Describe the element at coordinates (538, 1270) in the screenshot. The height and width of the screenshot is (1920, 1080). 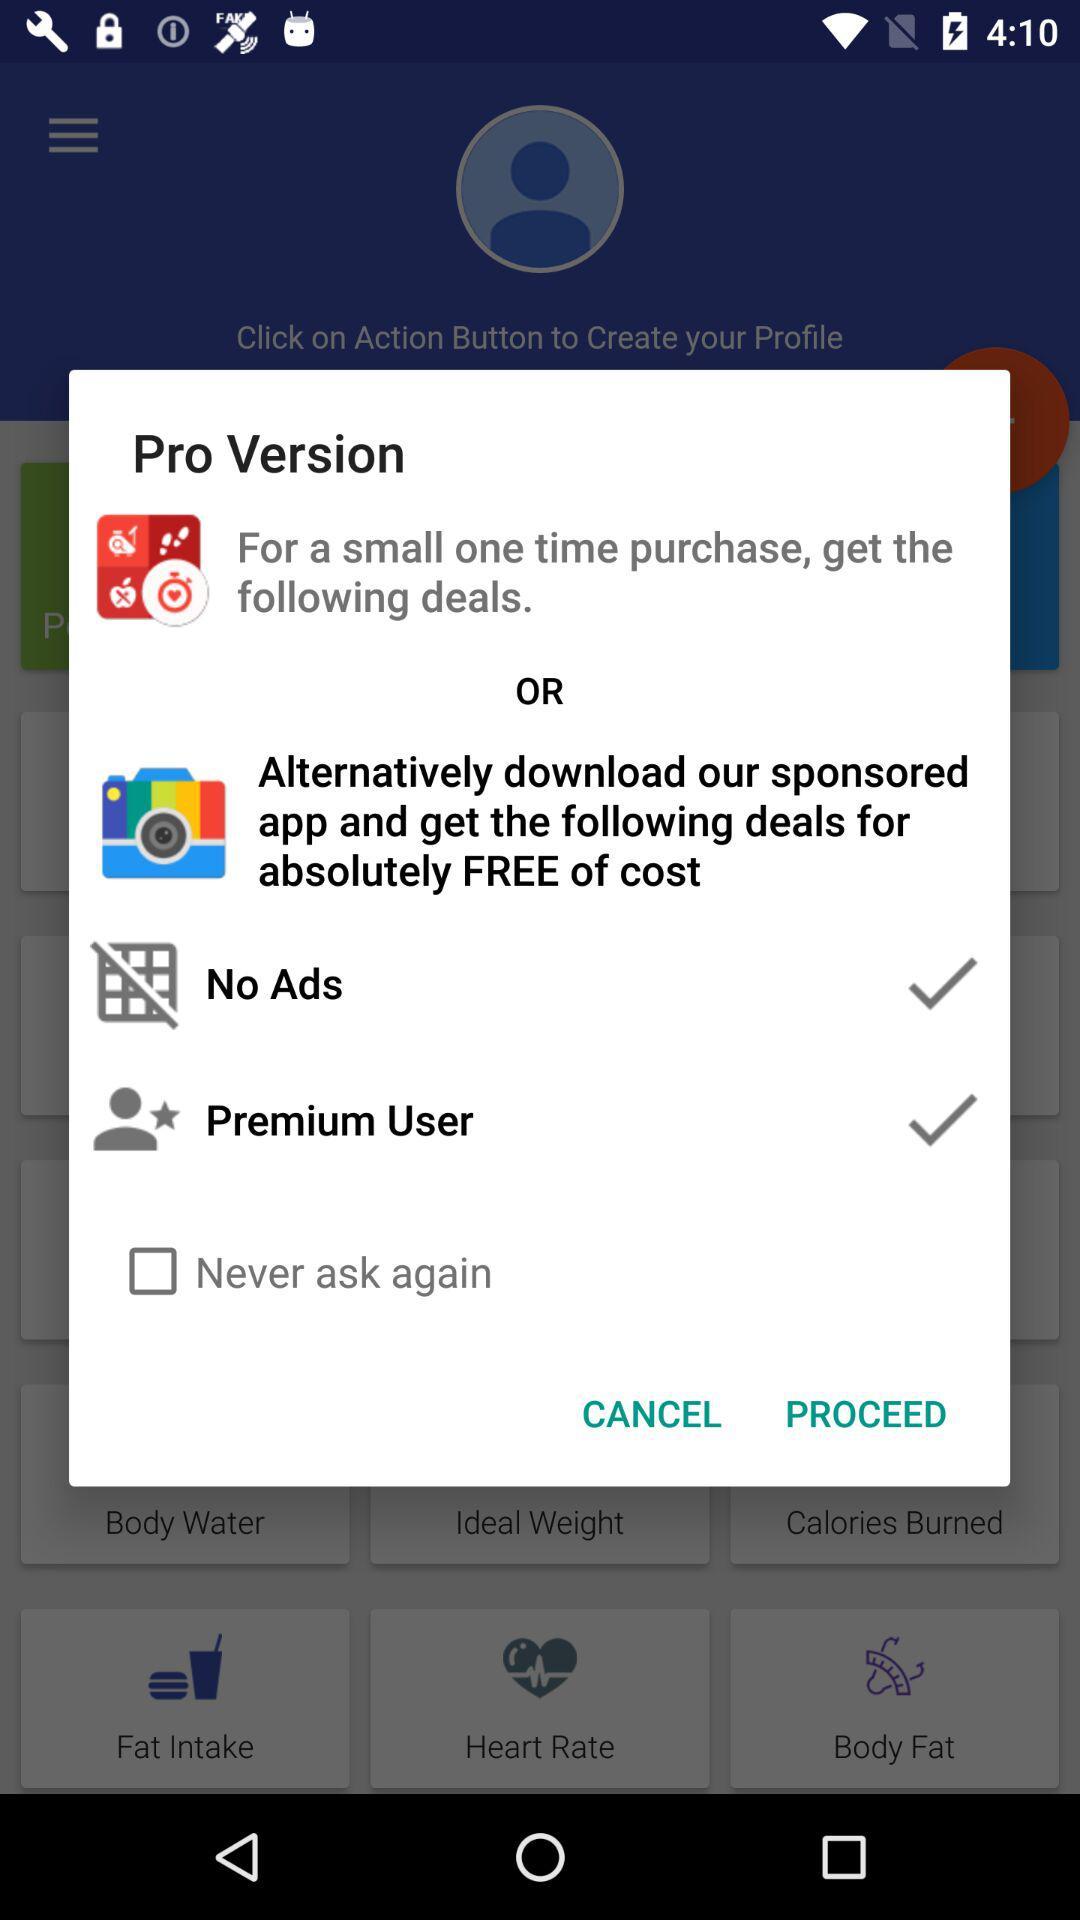
I see `the icon above cancel item` at that location.